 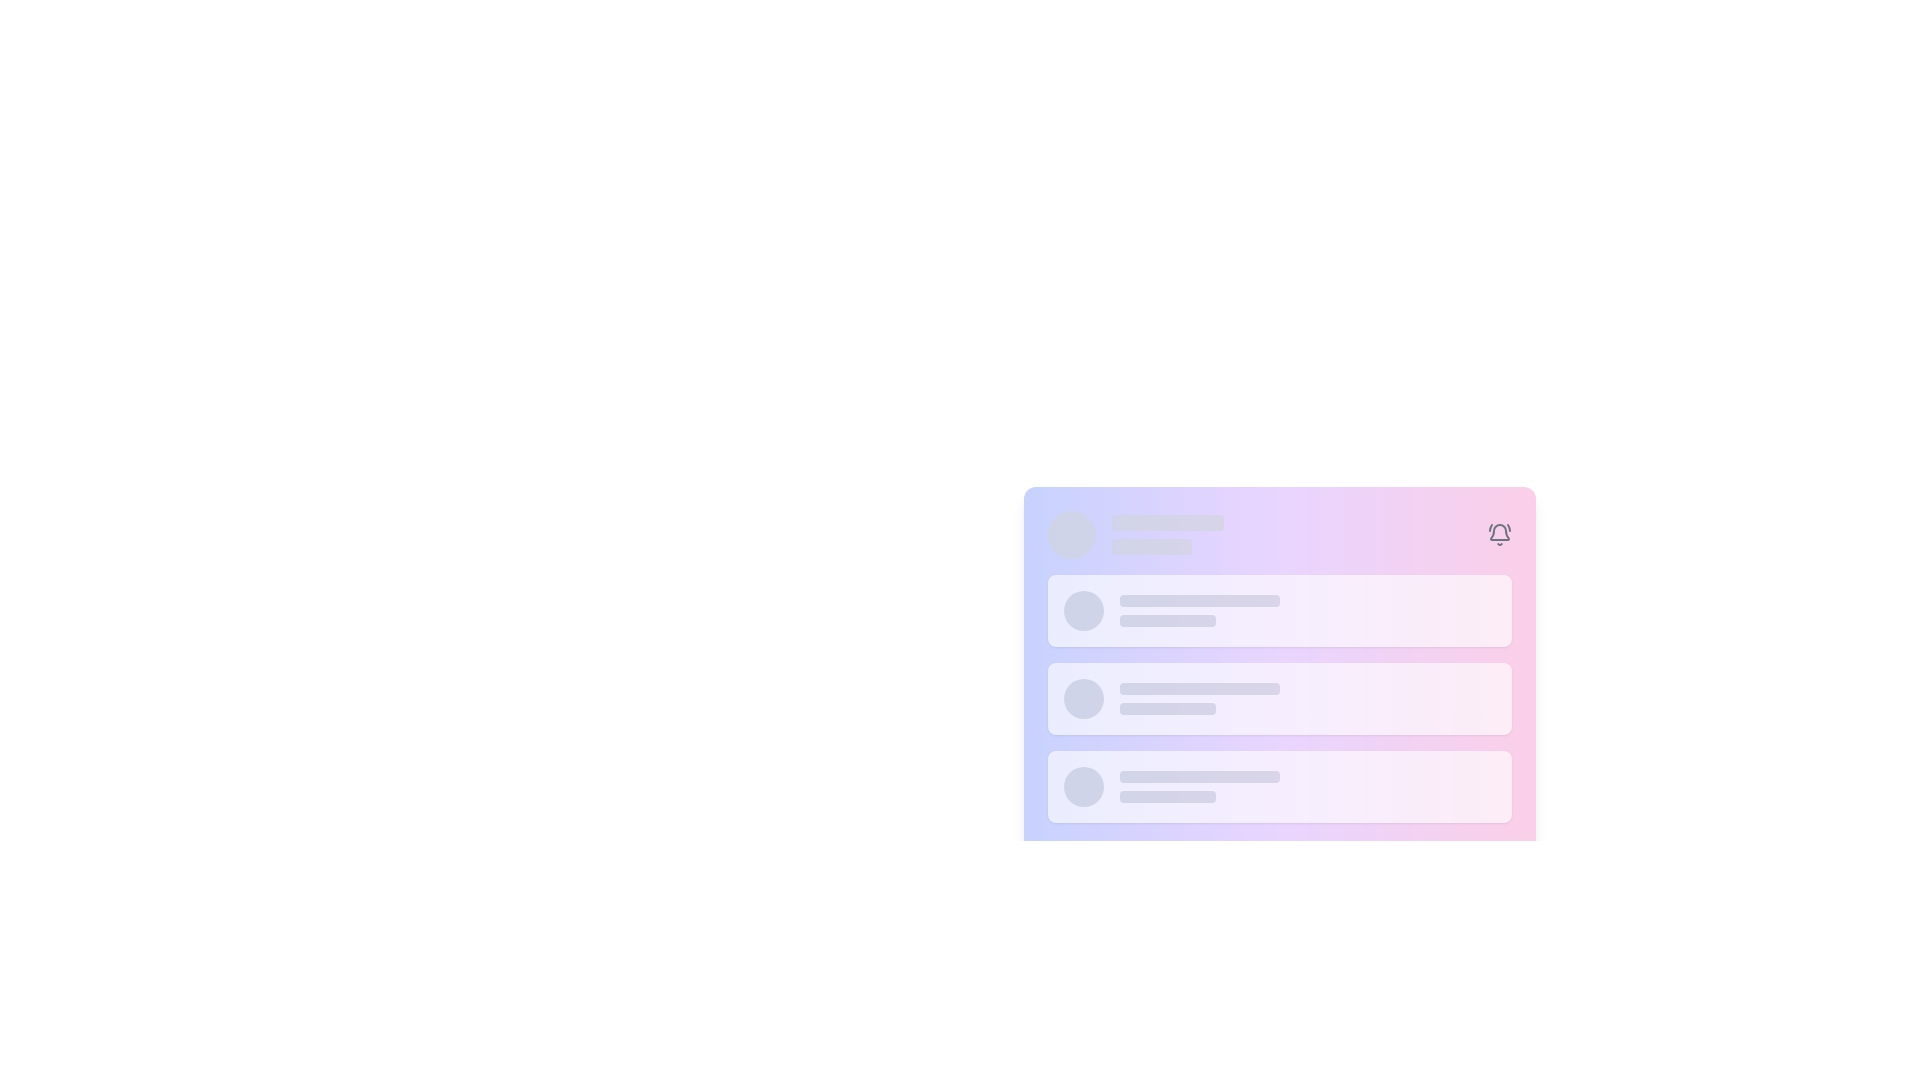 What do you see at coordinates (1082, 609) in the screenshot?
I see `the circular Avatar placeholder with a gray background located towards the left in the vertical center of the card` at bounding box center [1082, 609].